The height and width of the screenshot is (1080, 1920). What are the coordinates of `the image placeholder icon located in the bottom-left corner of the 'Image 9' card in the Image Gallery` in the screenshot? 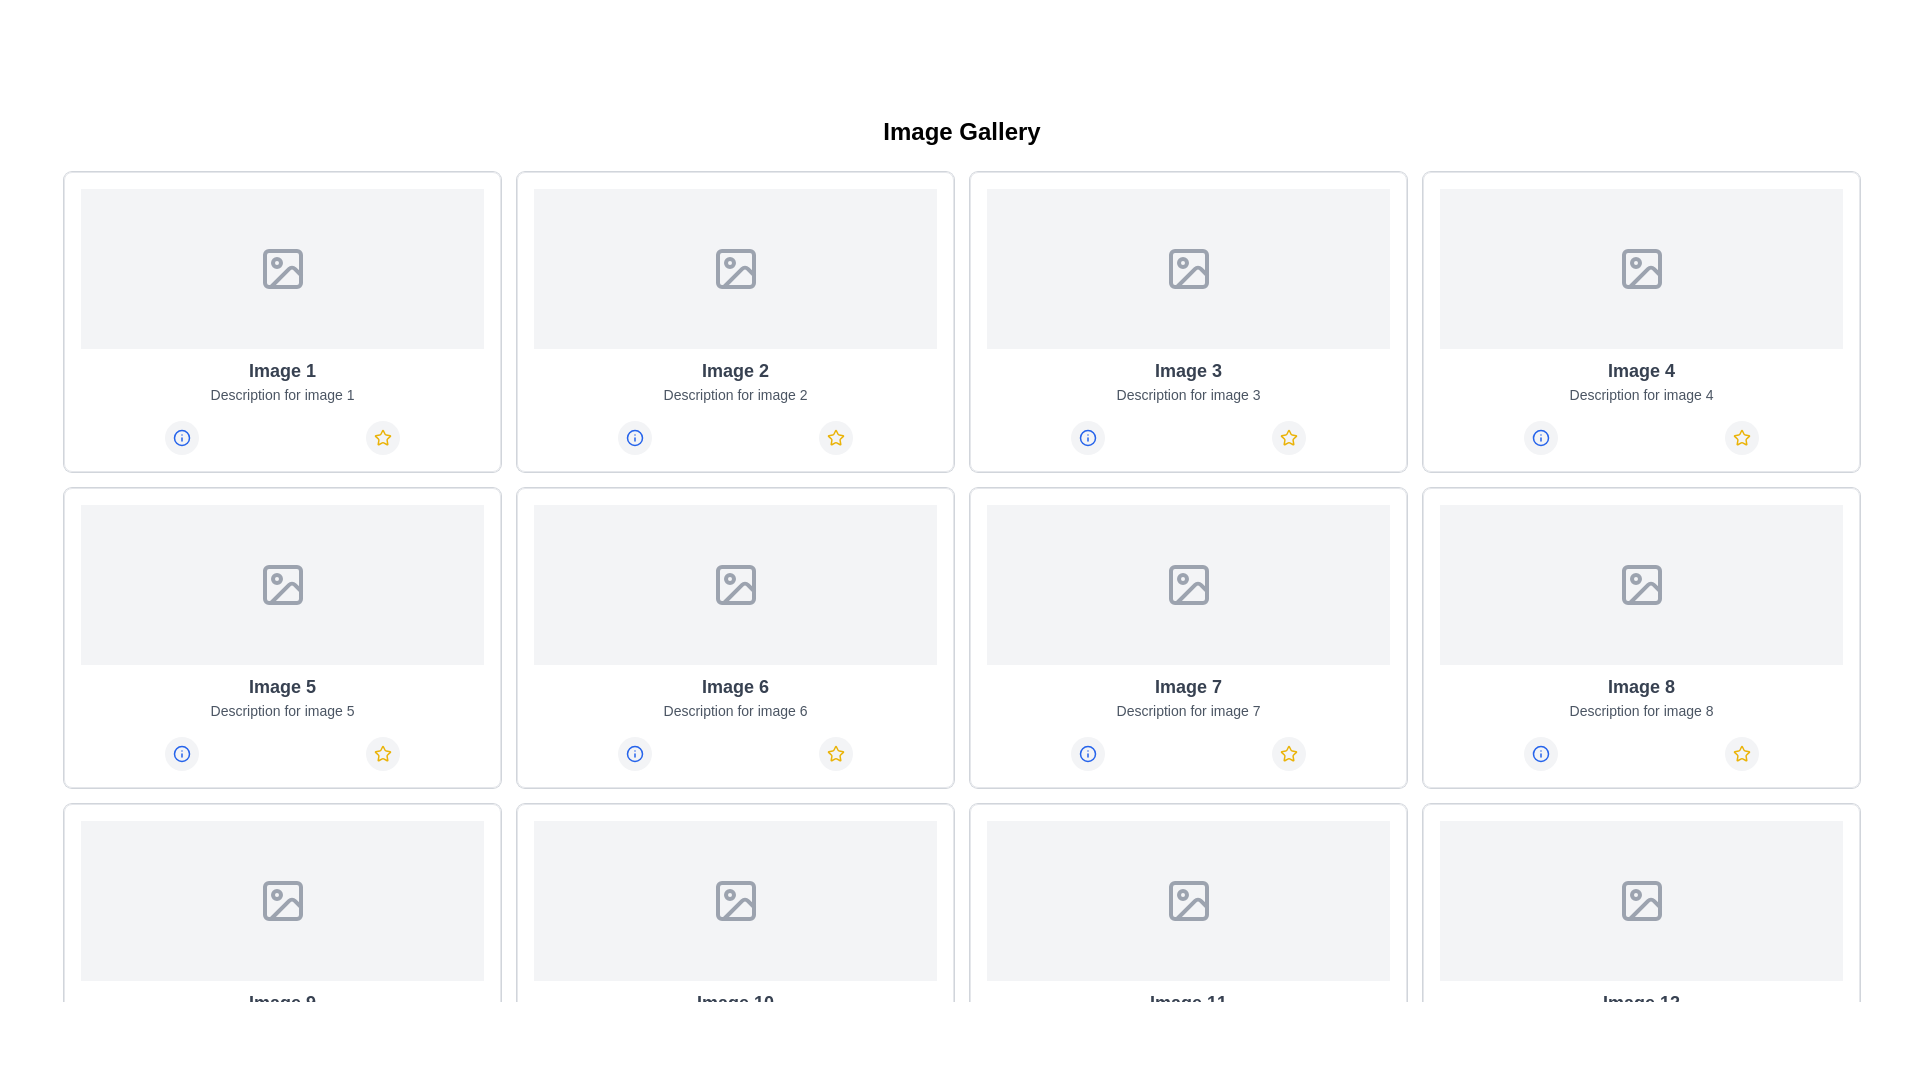 It's located at (281, 901).